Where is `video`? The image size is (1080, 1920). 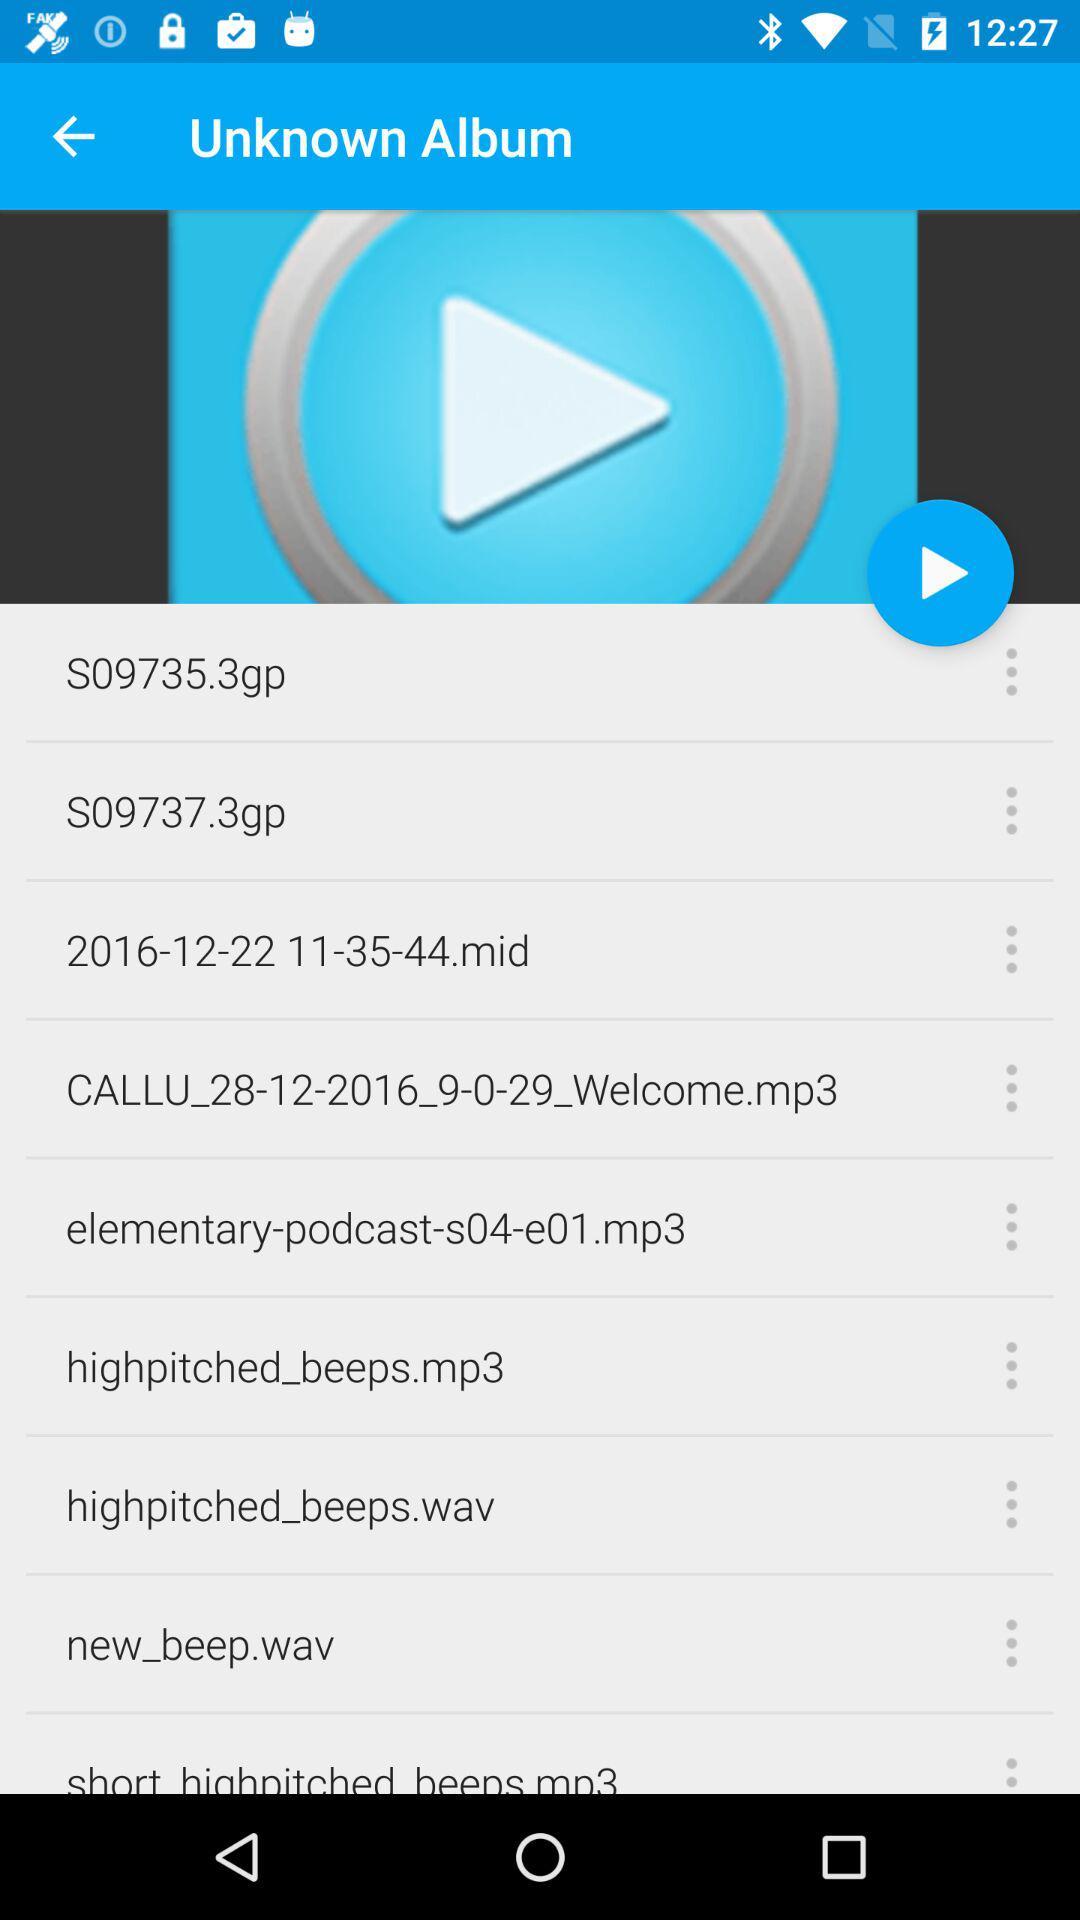 video is located at coordinates (940, 571).